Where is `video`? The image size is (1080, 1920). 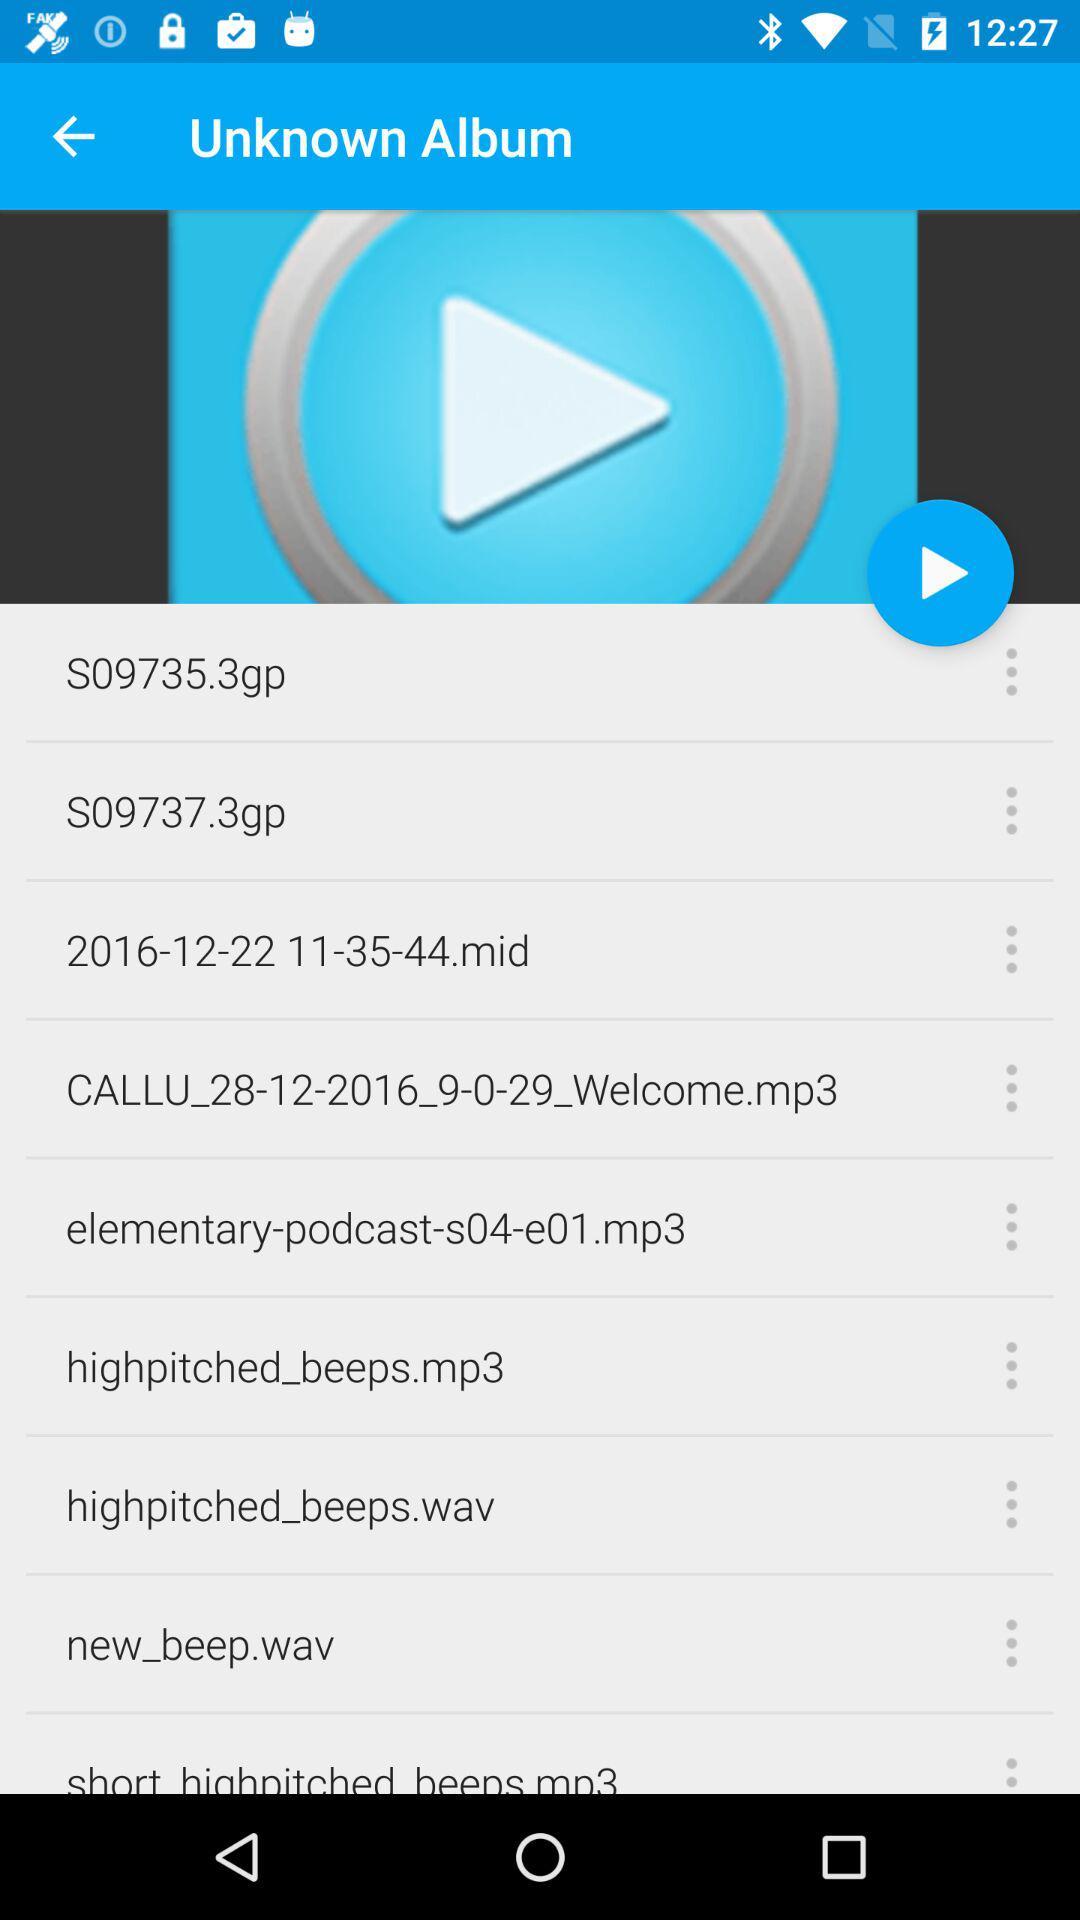 video is located at coordinates (940, 571).